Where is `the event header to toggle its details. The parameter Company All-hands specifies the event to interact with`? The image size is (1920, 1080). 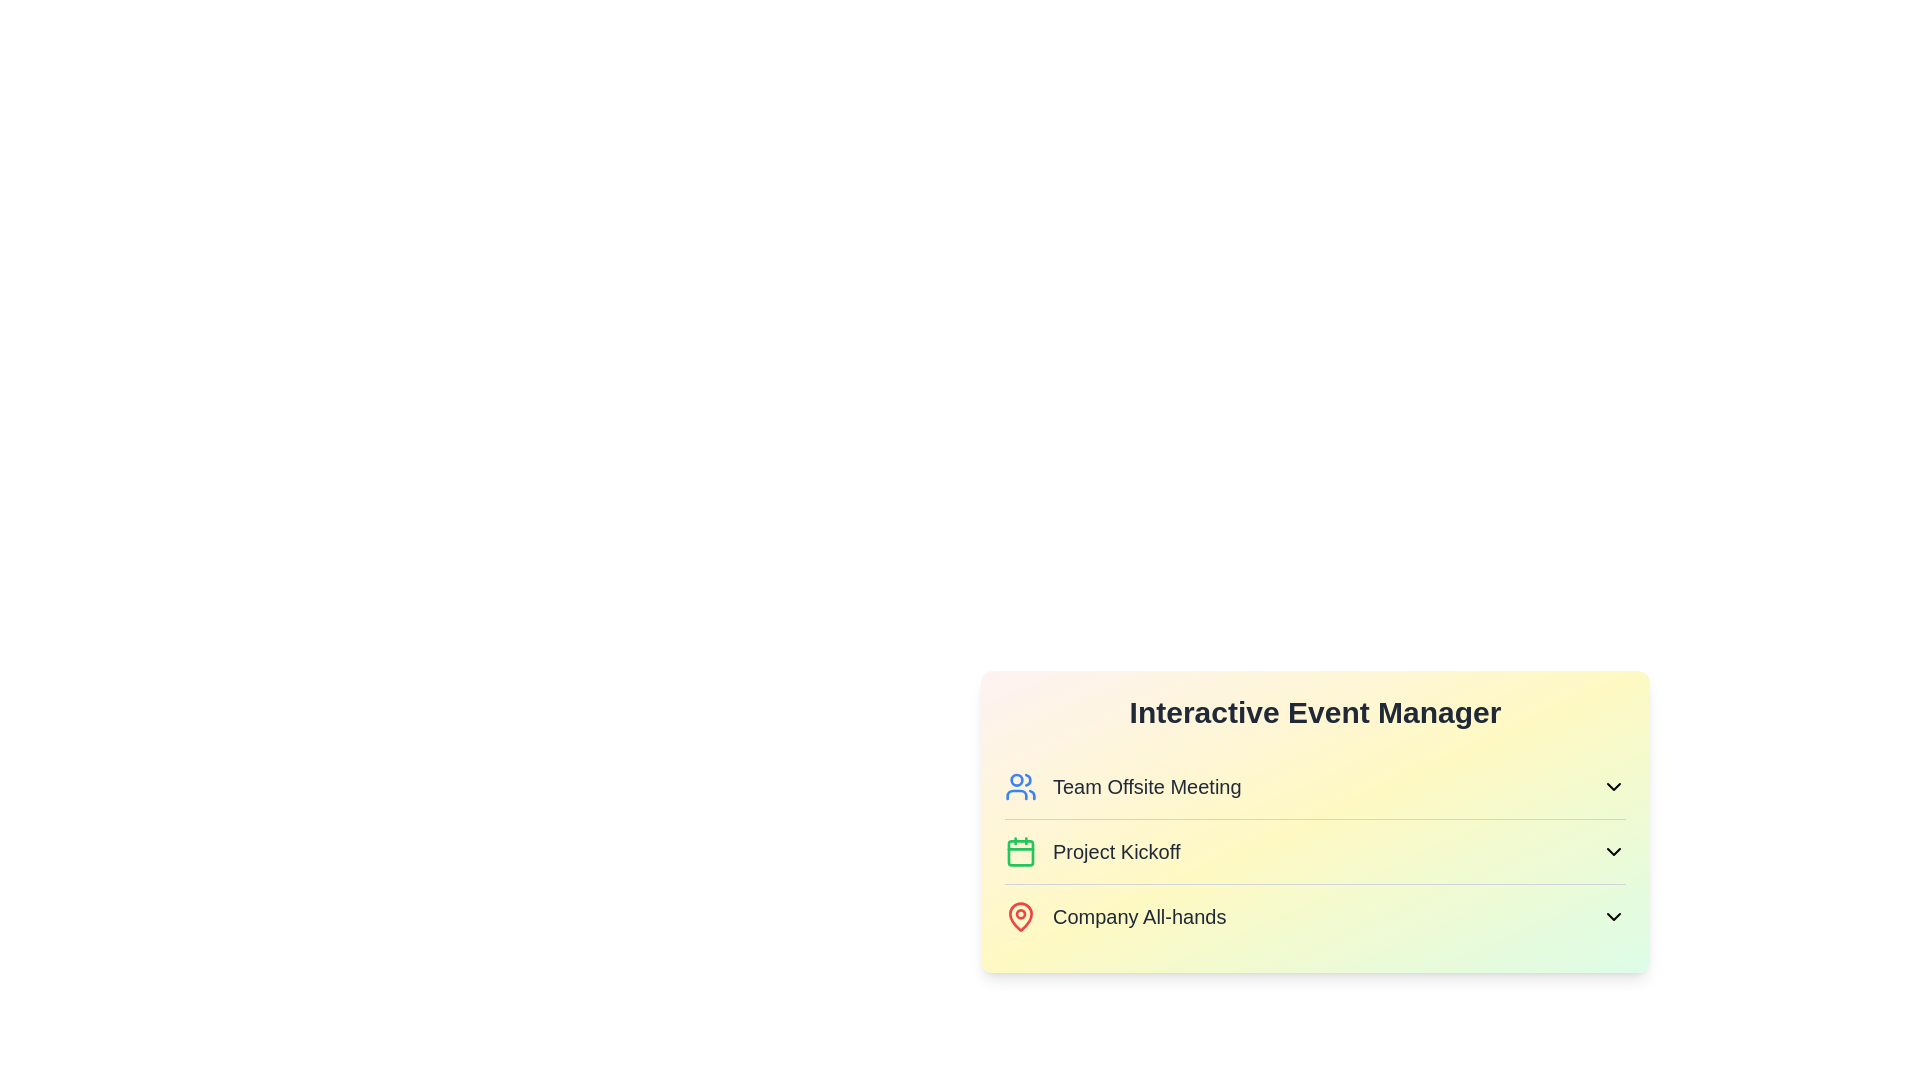
the event header to toggle its details. The parameter Company All-hands specifies the event to interact with is located at coordinates (1315, 917).